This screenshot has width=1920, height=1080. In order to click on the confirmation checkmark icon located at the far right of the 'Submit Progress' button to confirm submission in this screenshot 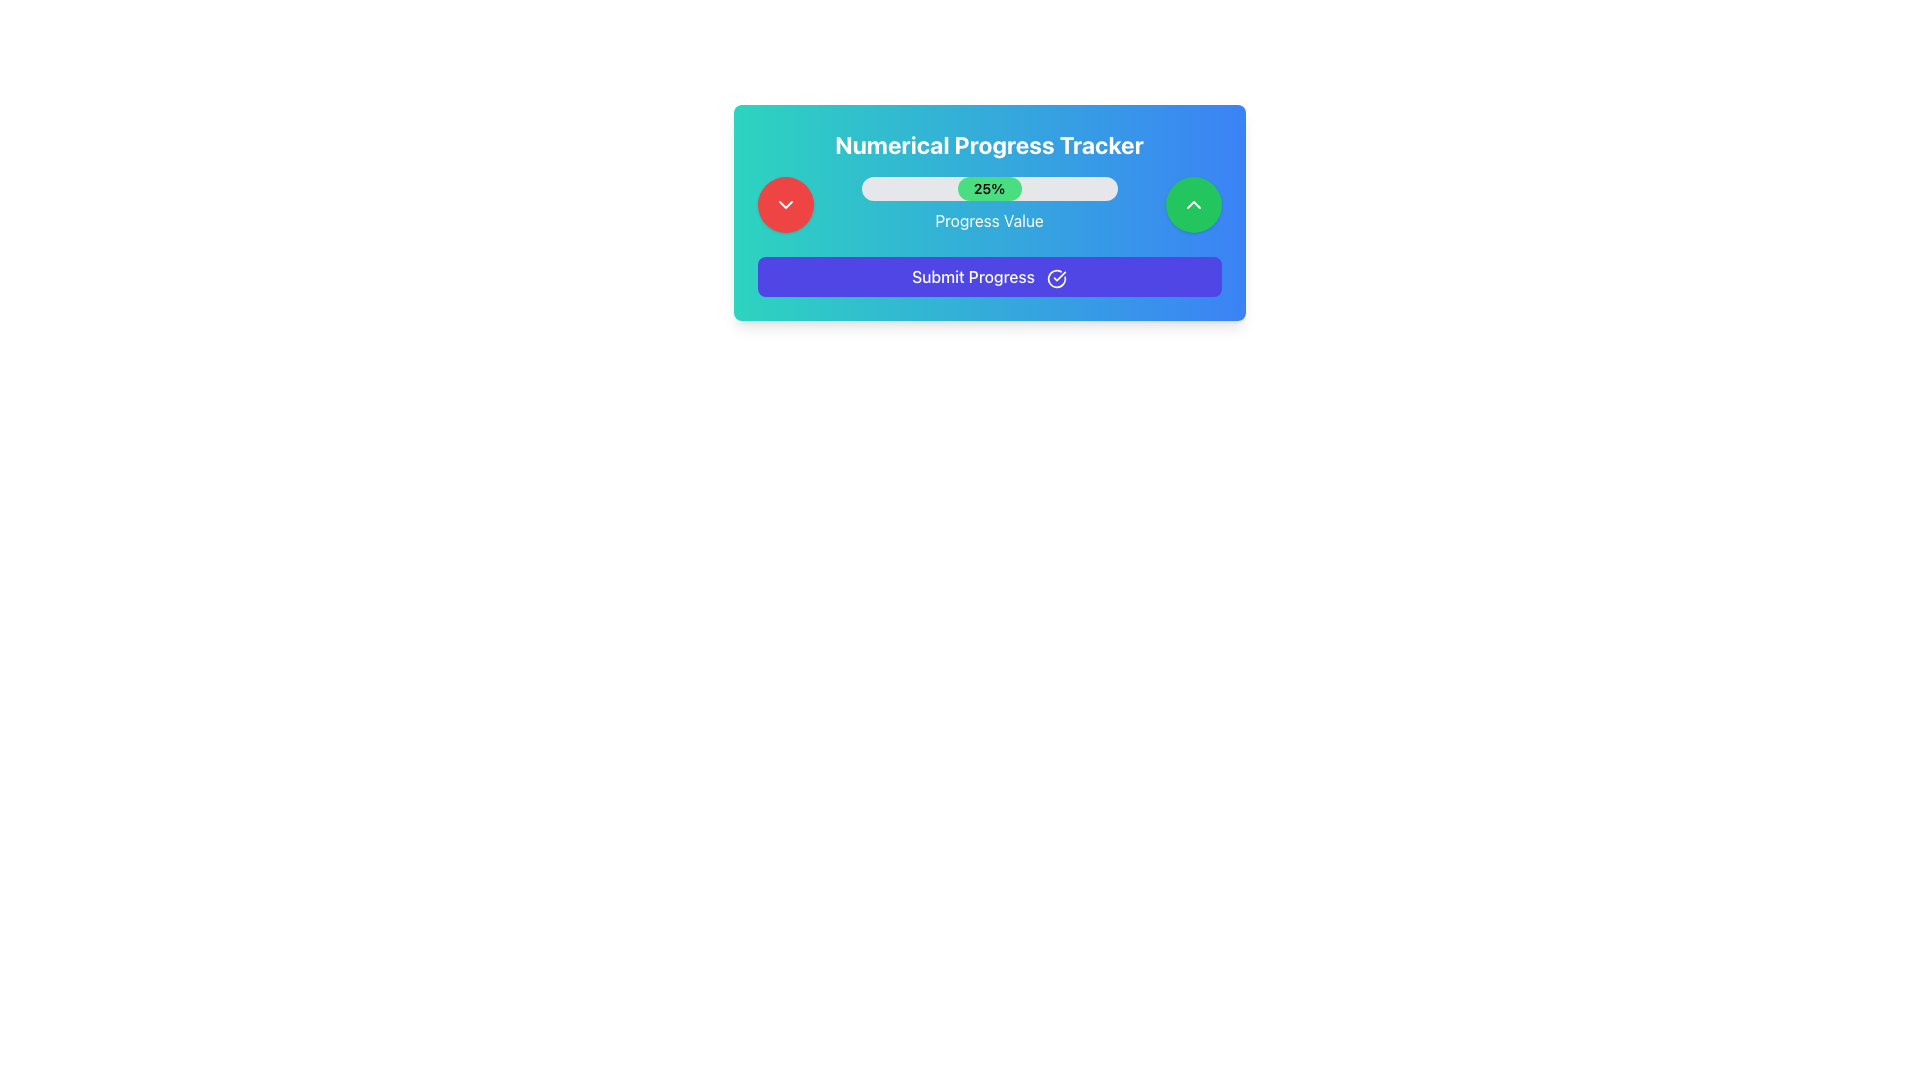, I will do `click(1055, 278)`.